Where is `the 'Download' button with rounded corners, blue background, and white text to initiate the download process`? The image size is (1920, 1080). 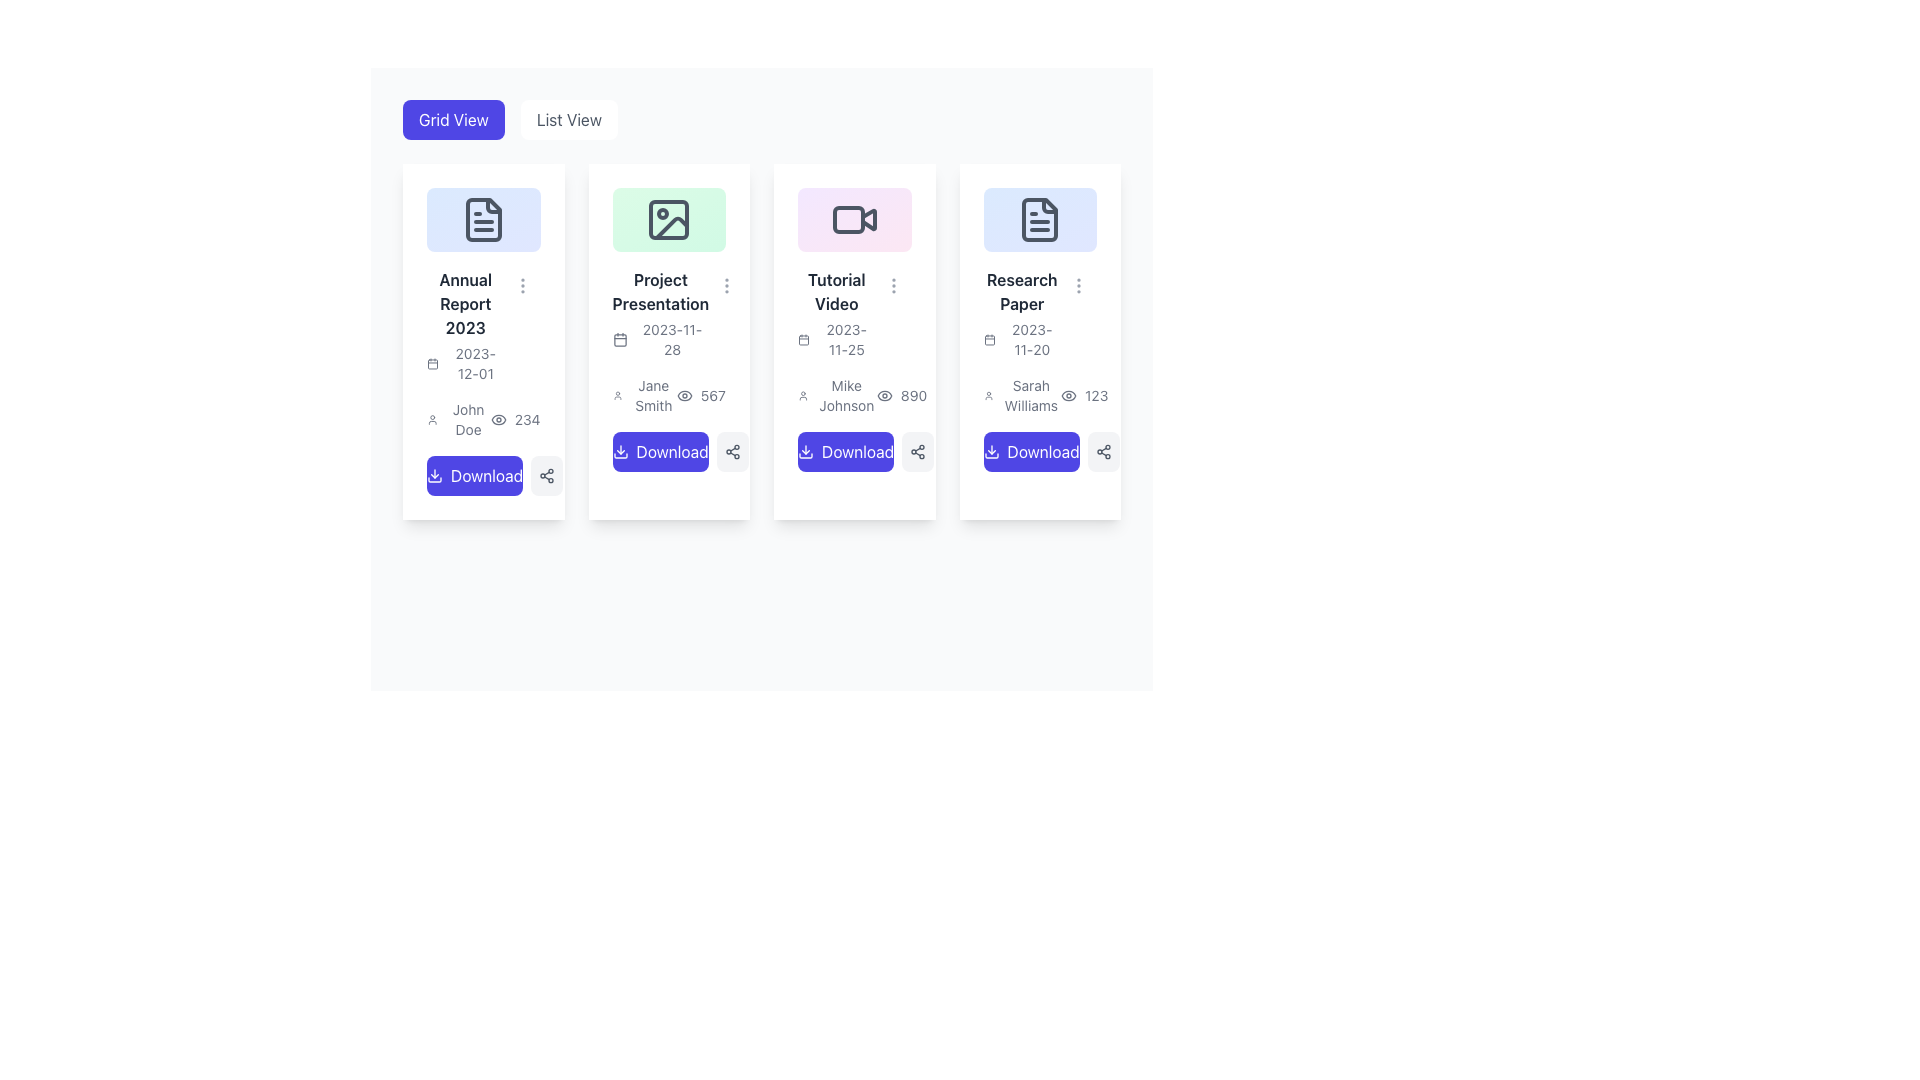 the 'Download' button with rounded corners, blue background, and white text to initiate the download process is located at coordinates (1031, 451).